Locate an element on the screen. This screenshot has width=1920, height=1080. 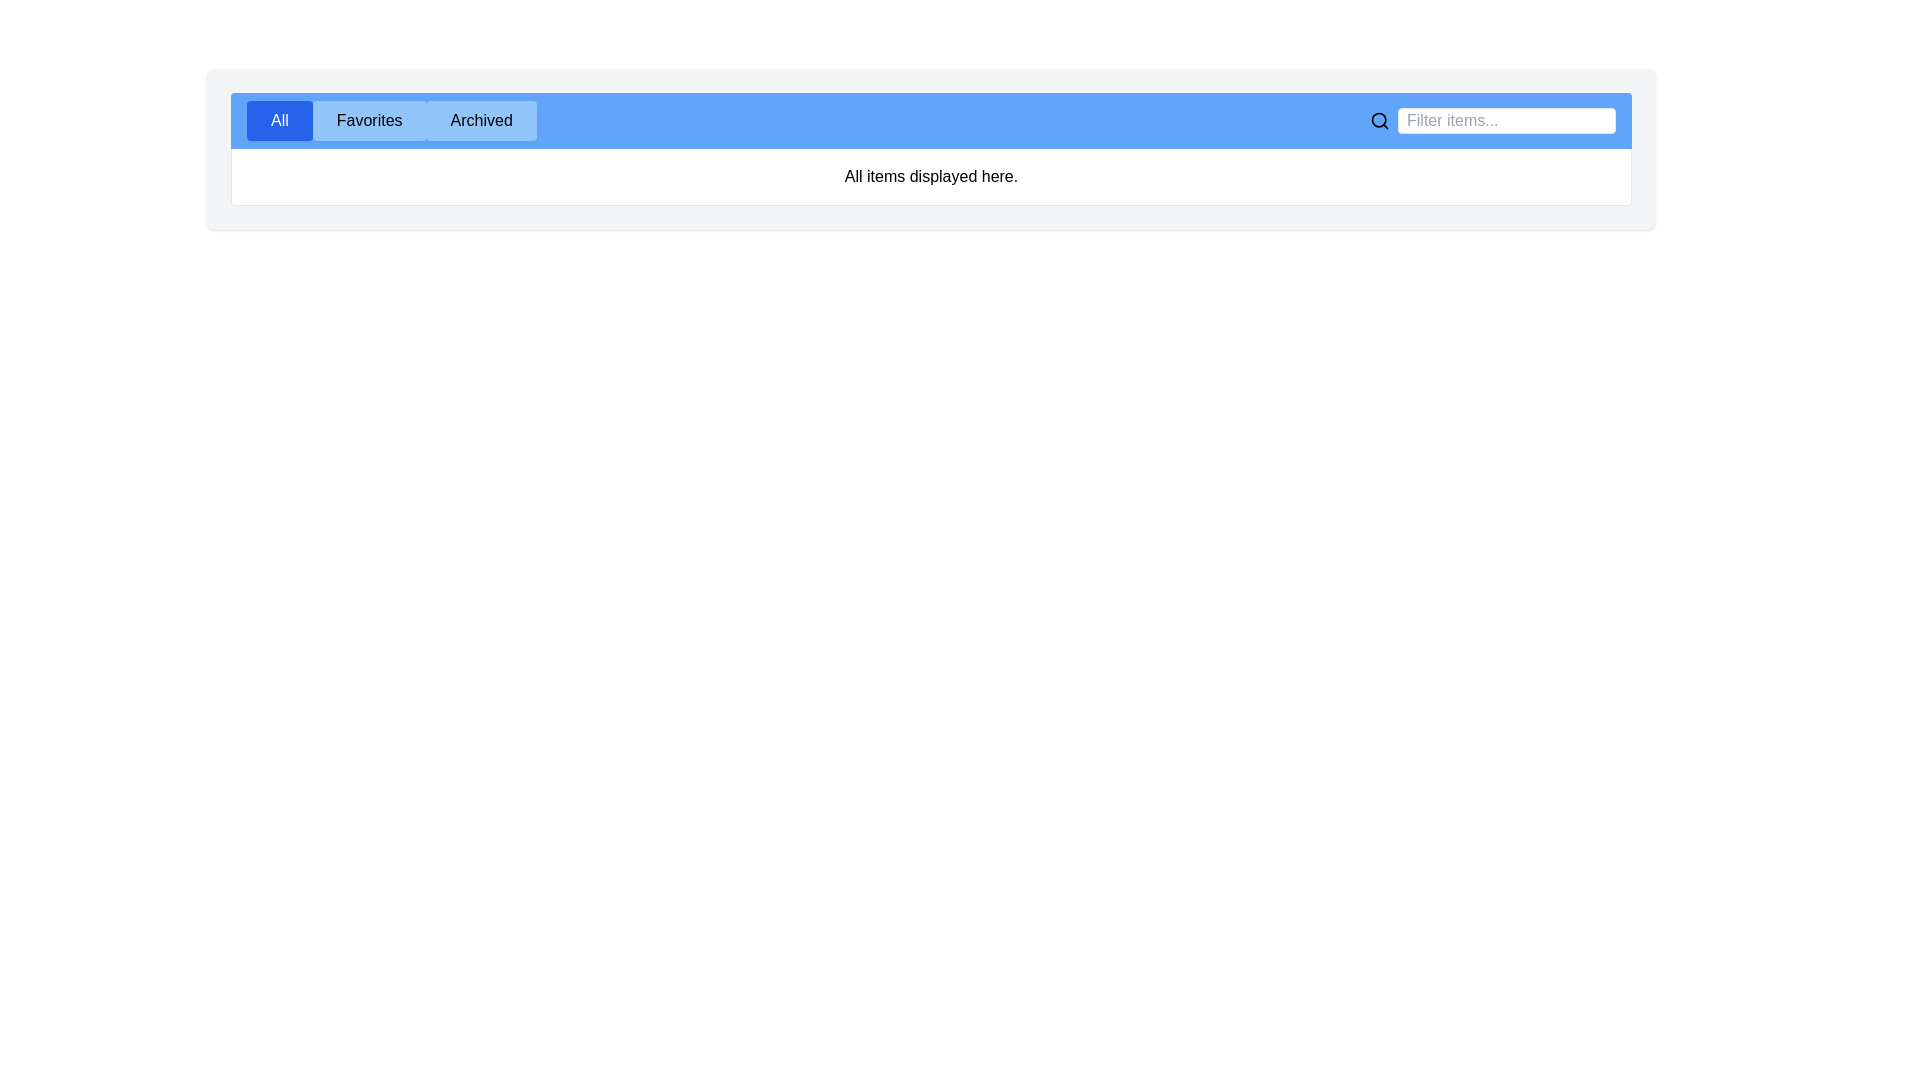
the Archived tab from the navigation is located at coordinates (480, 120).